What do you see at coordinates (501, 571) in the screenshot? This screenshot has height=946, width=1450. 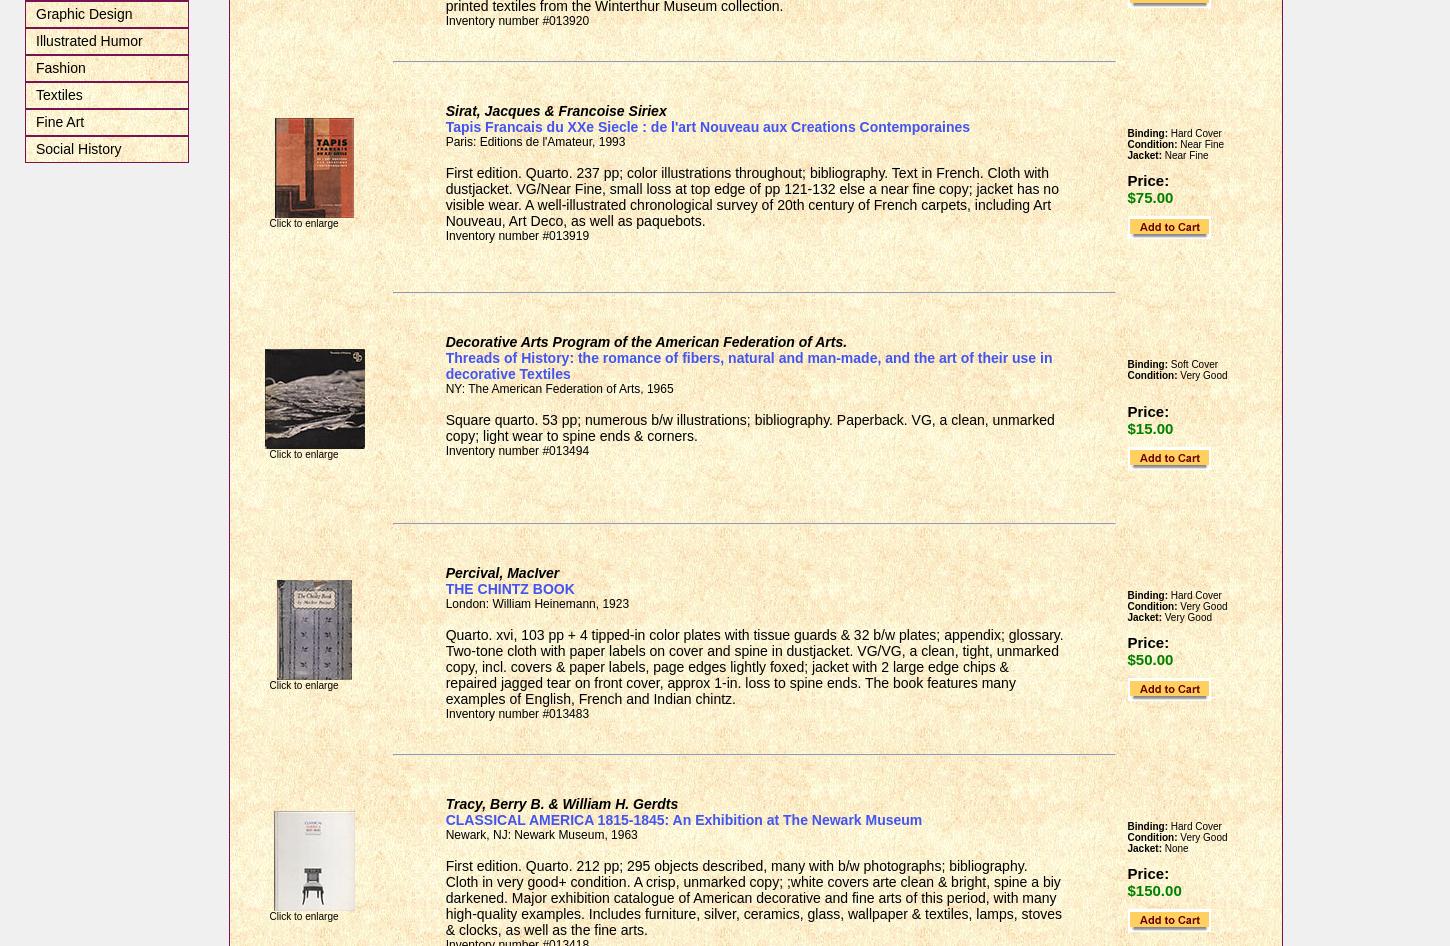 I see `'Percival, MacIver'` at bounding box center [501, 571].